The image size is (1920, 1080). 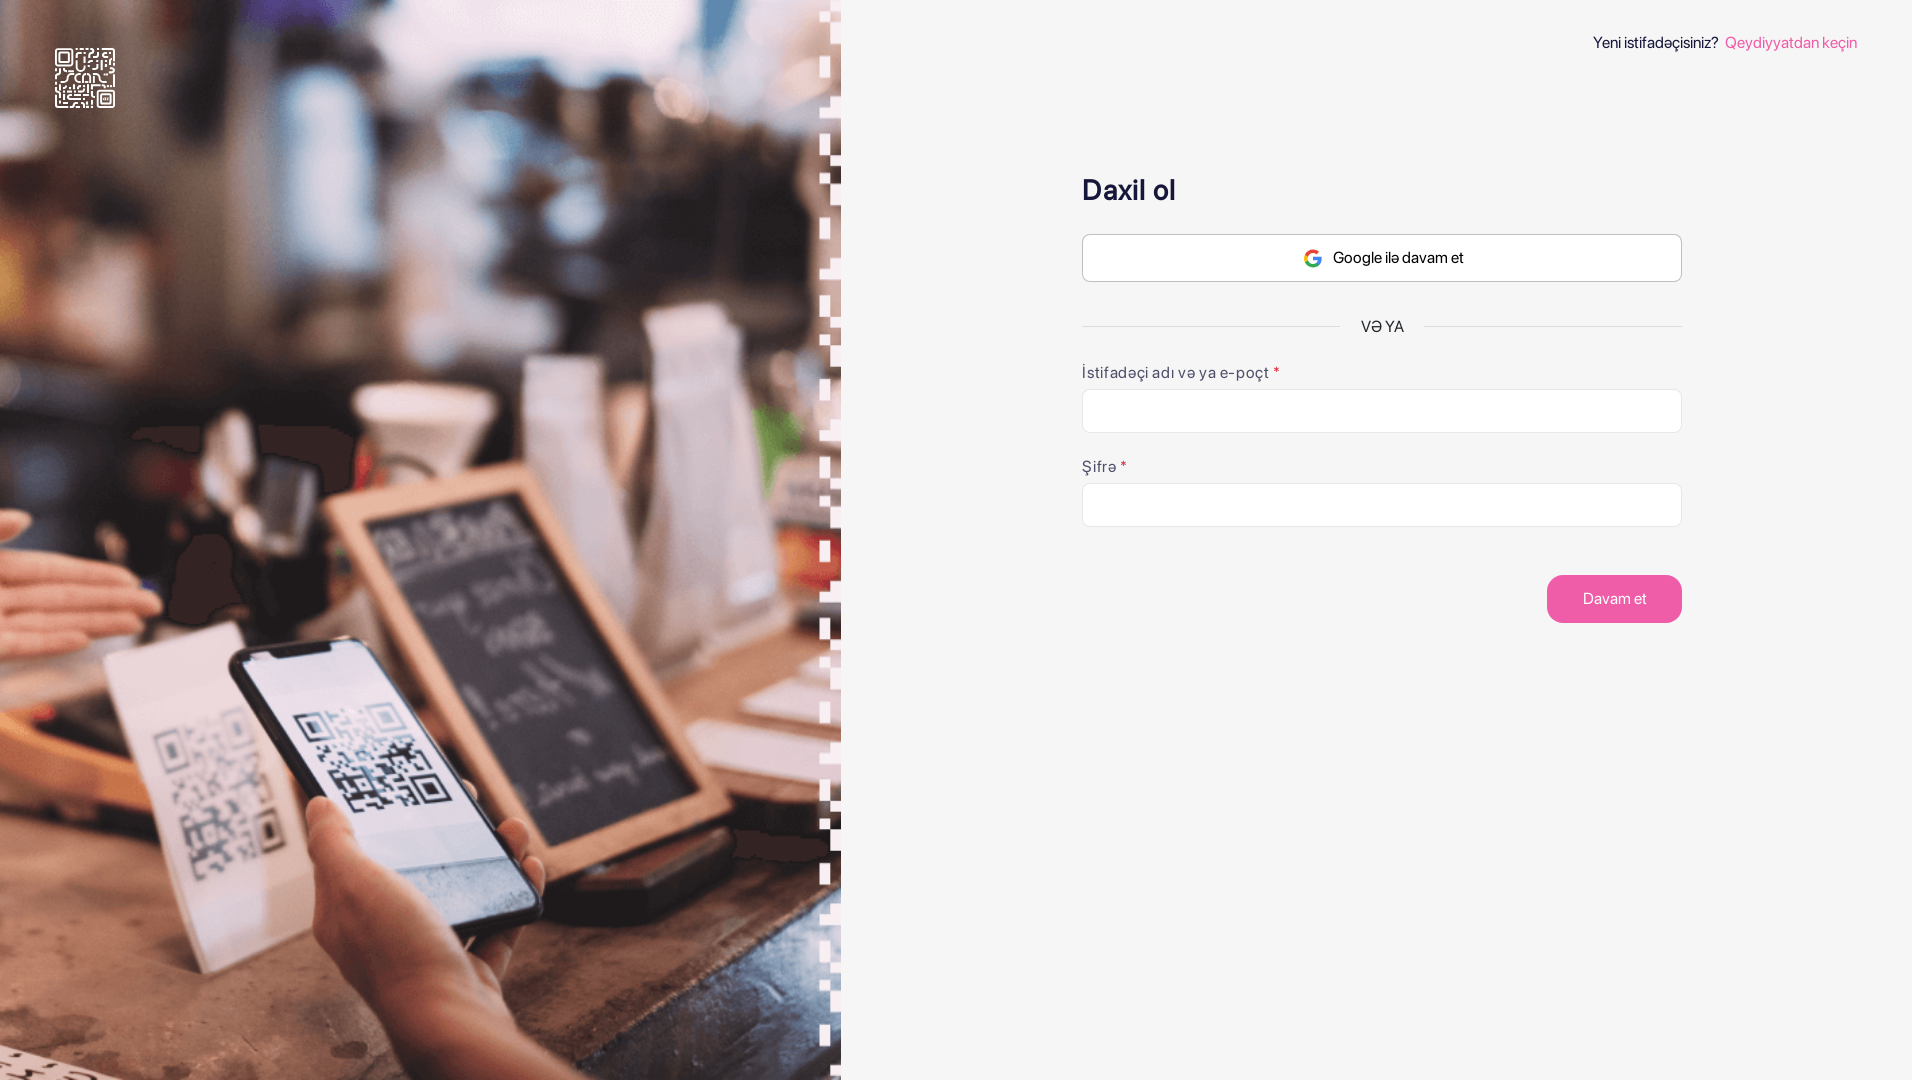 I want to click on 'Davam et', so click(x=1614, y=597).